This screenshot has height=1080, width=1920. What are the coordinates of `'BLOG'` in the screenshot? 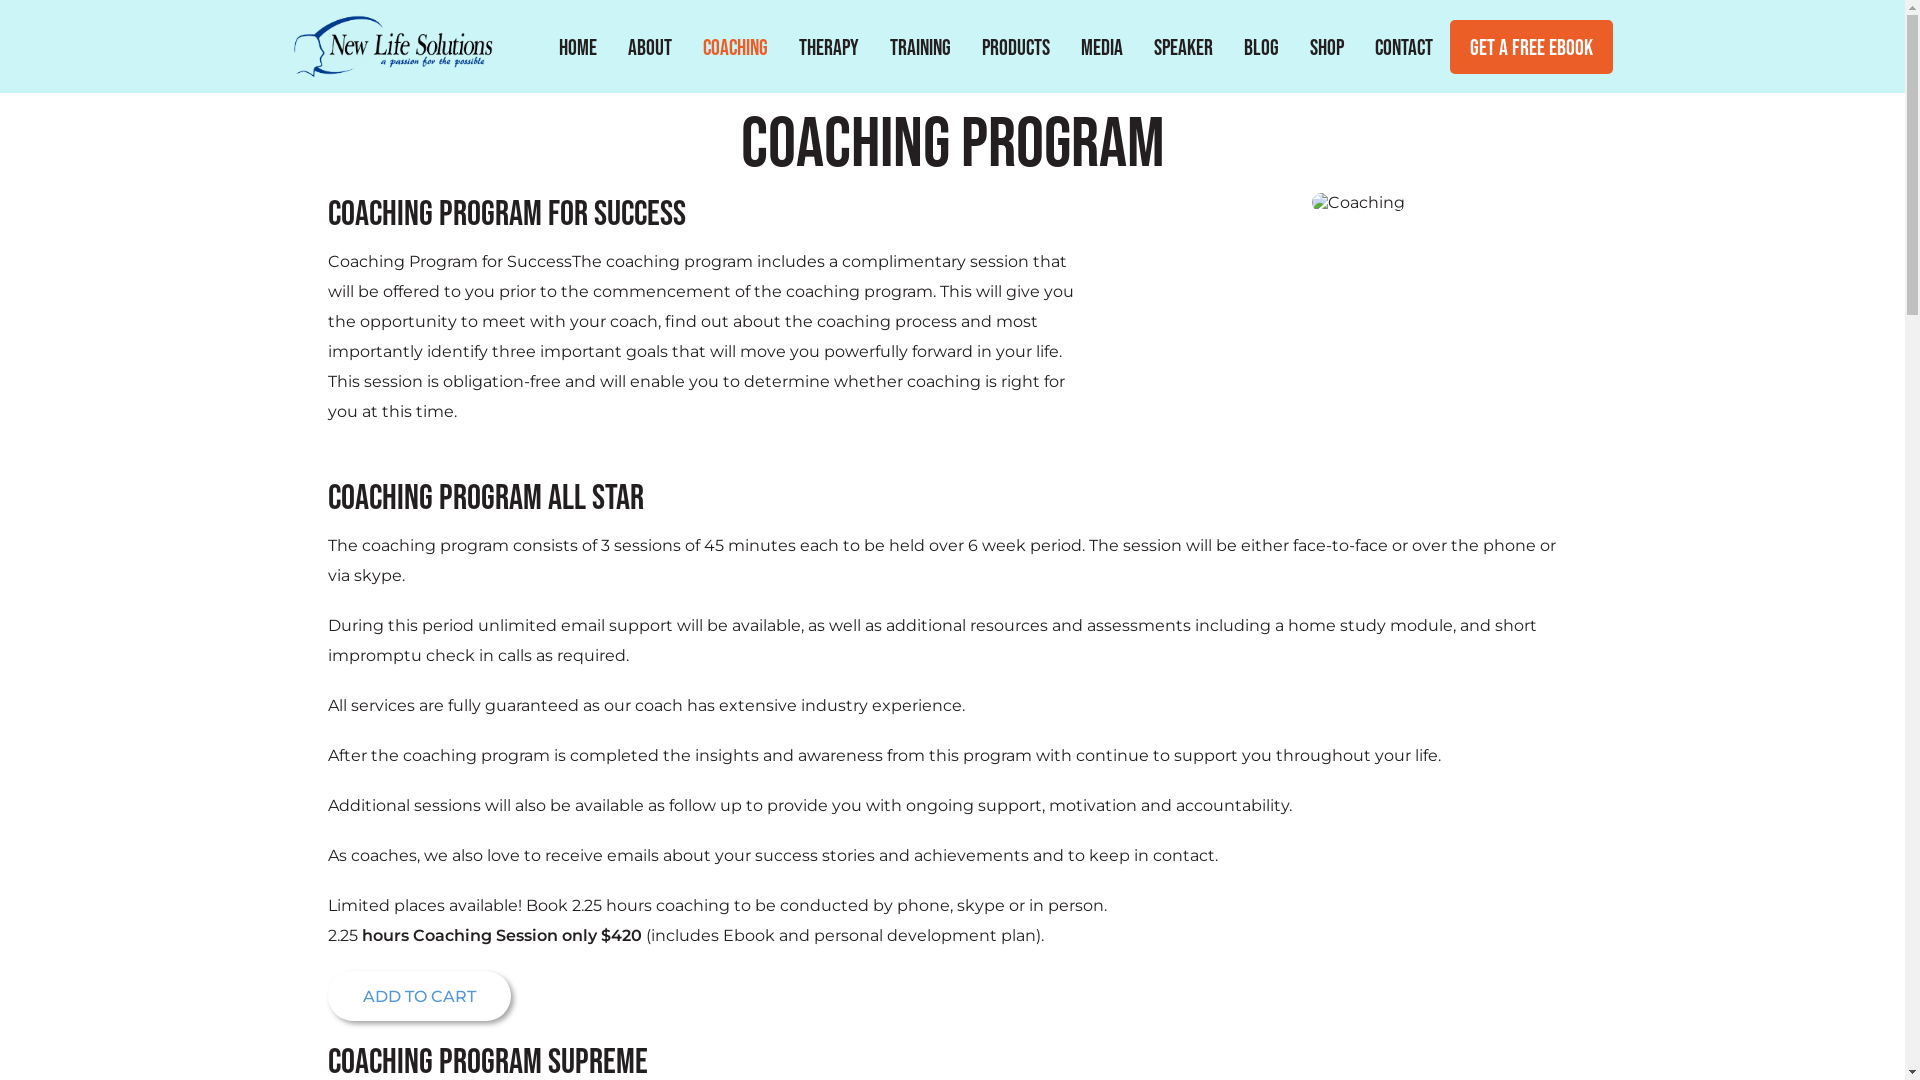 It's located at (1259, 45).